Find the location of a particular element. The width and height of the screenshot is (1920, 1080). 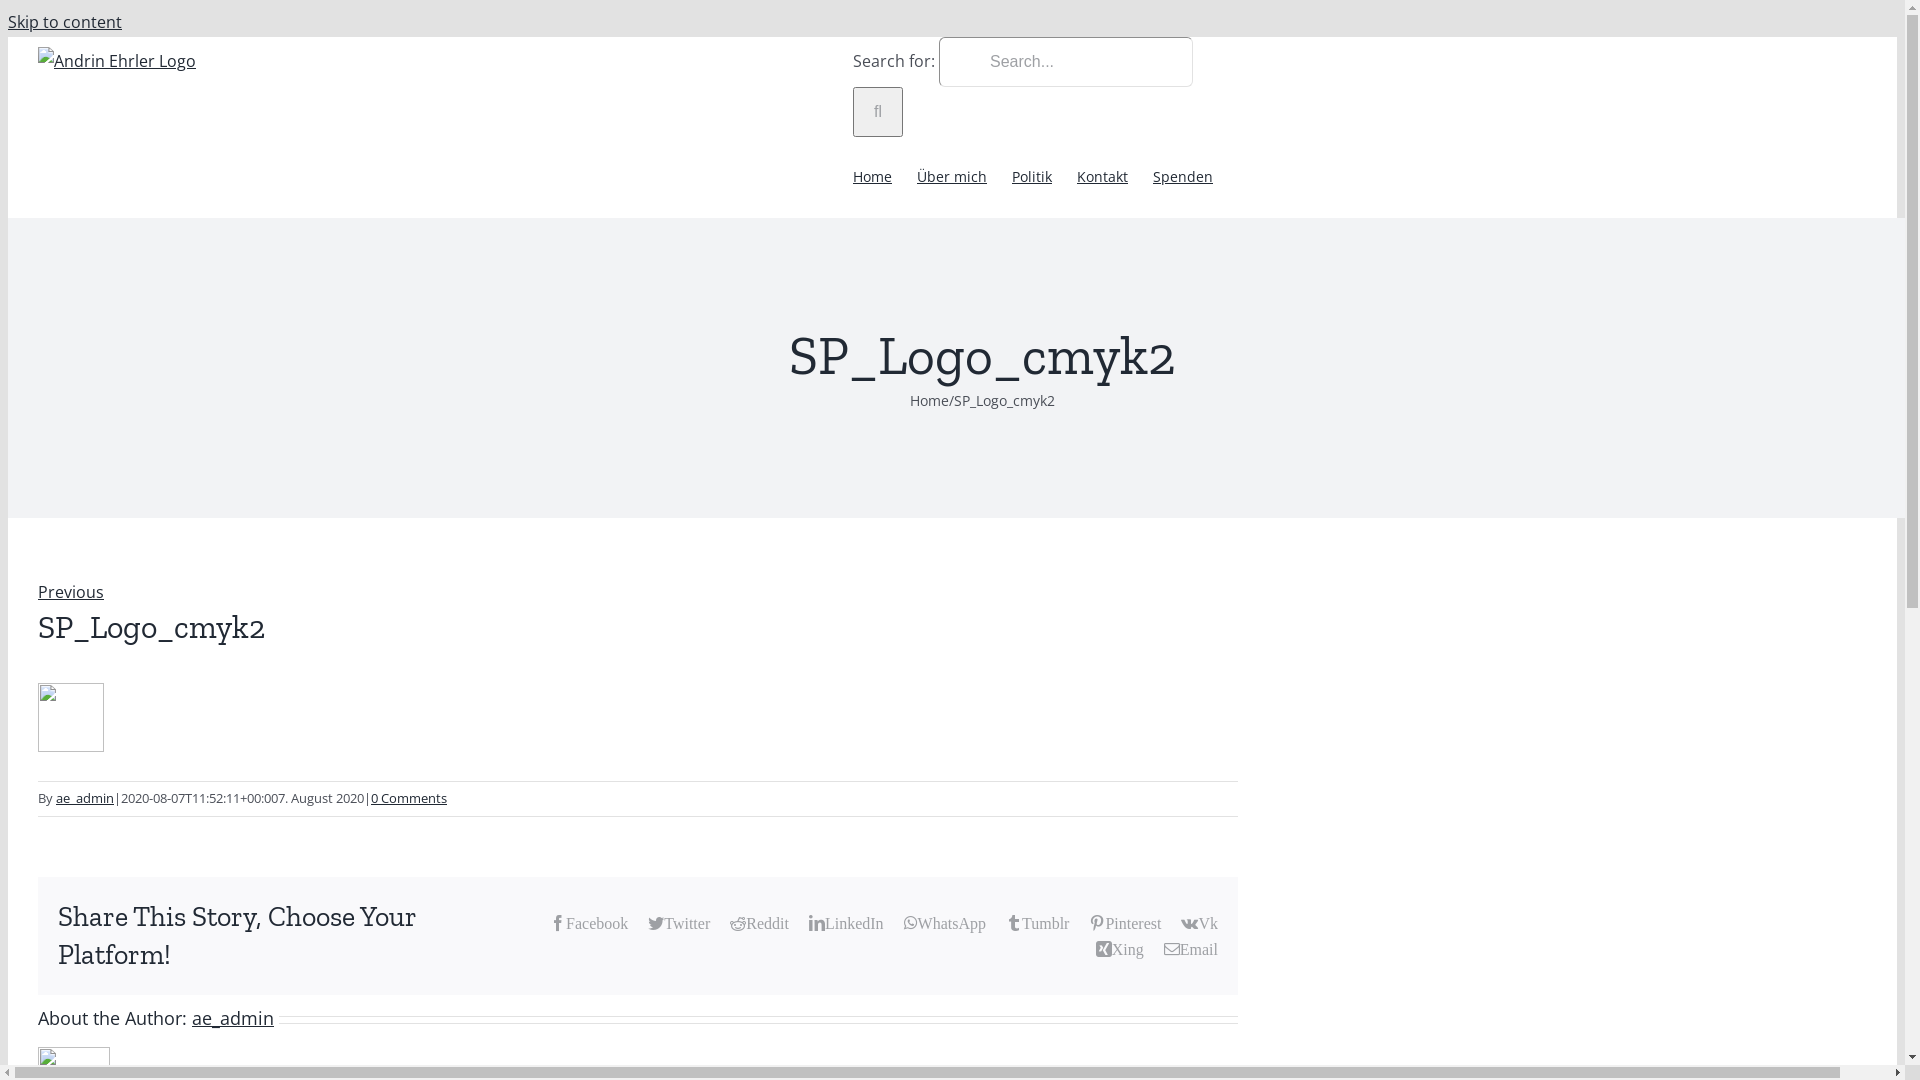

'WhatsApp' is located at coordinates (944, 922).